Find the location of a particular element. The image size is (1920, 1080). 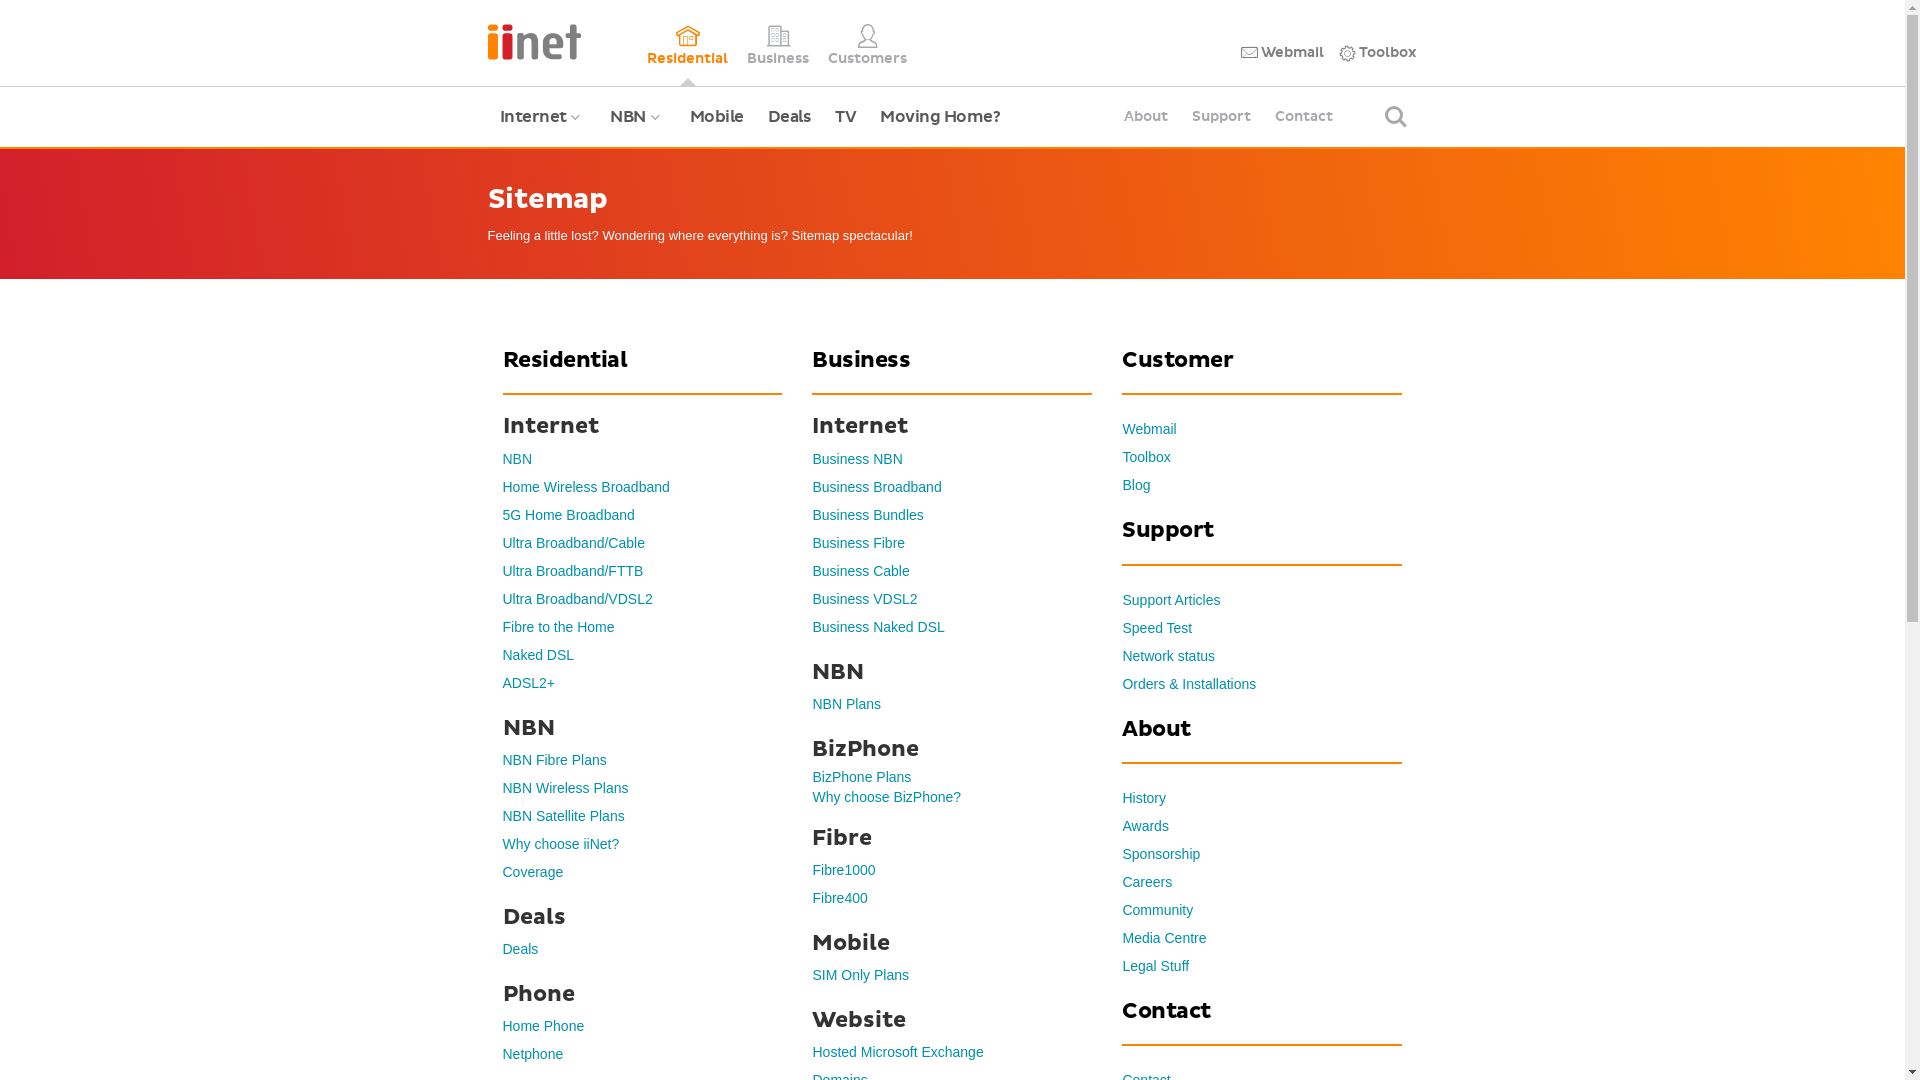

'Moving Home?' is located at coordinates (939, 116).